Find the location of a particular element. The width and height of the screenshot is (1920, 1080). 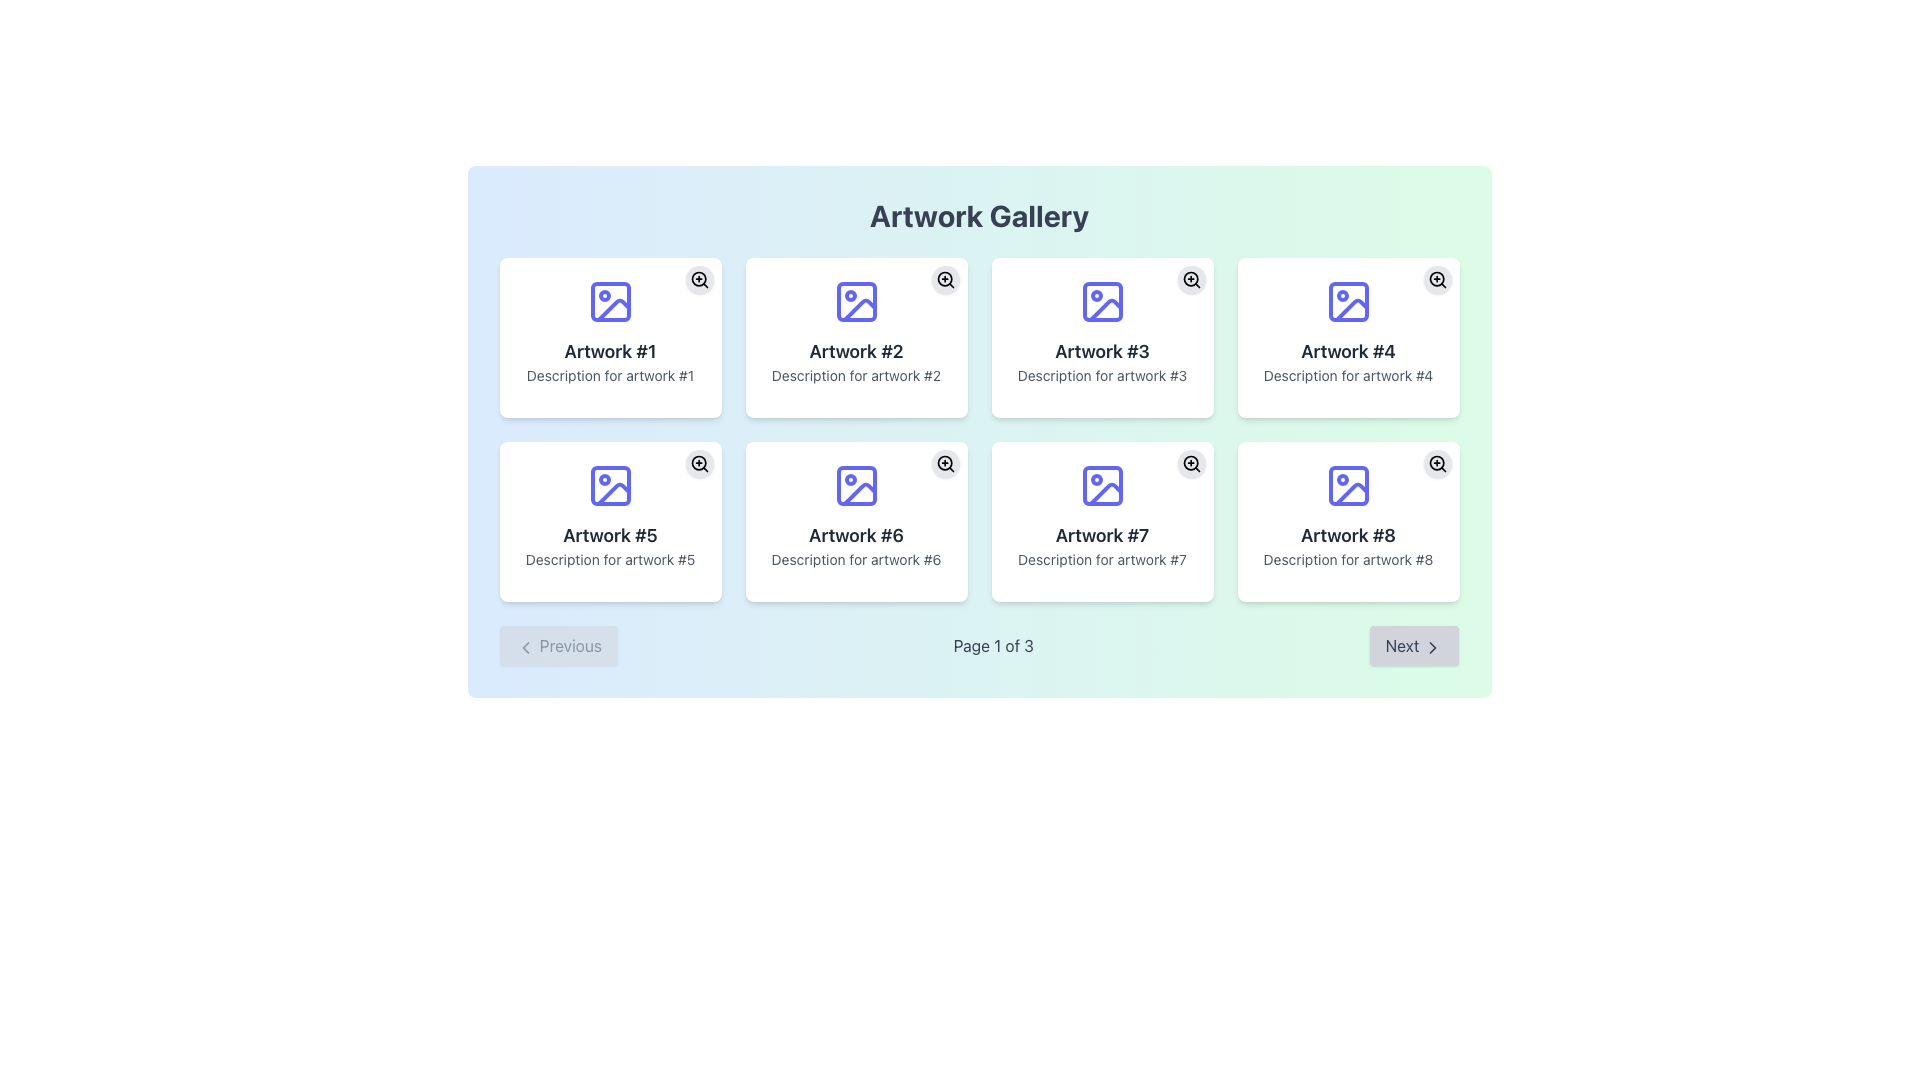

text label 'Artwork #1' which is bold and located below the image icon in the upper-left card of the artwork grid is located at coordinates (609, 350).